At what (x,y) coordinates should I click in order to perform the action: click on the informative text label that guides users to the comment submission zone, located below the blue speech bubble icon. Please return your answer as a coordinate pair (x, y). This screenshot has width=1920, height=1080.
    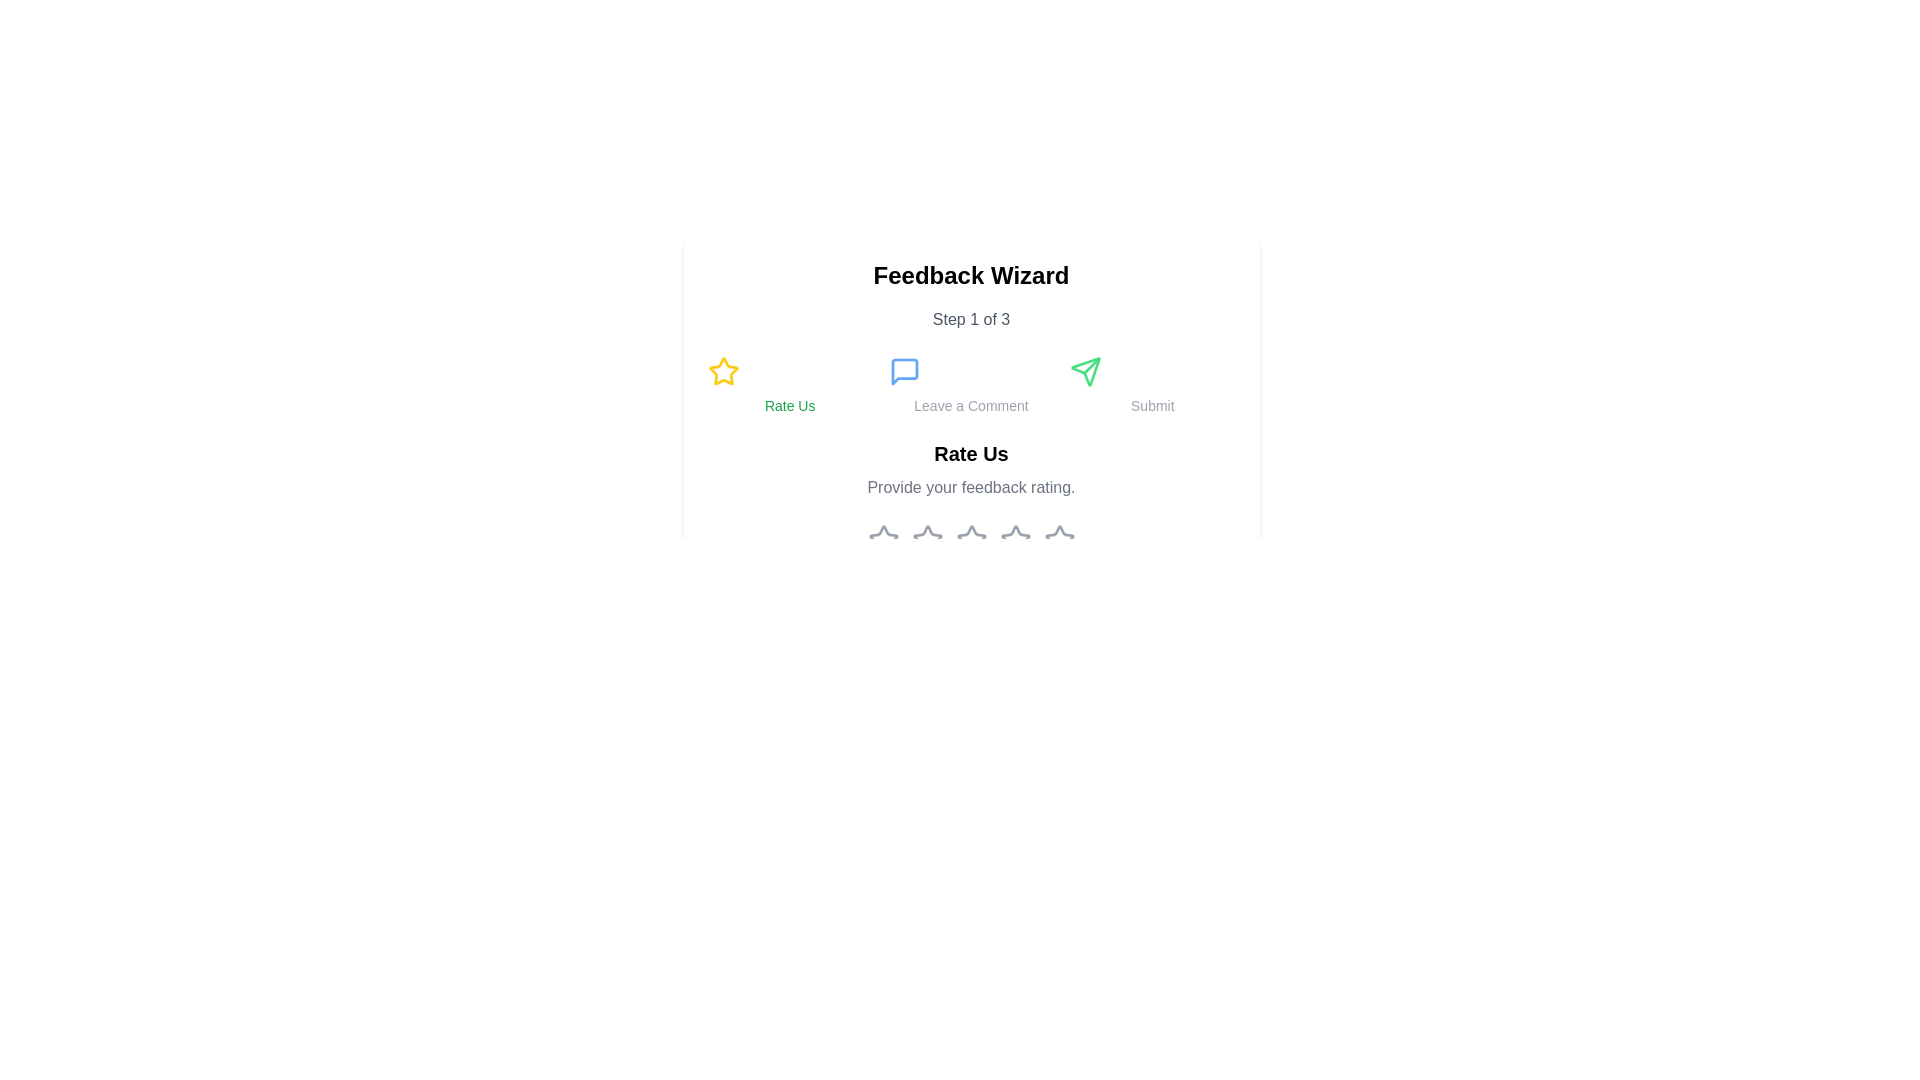
    Looking at the image, I should click on (971, 405).